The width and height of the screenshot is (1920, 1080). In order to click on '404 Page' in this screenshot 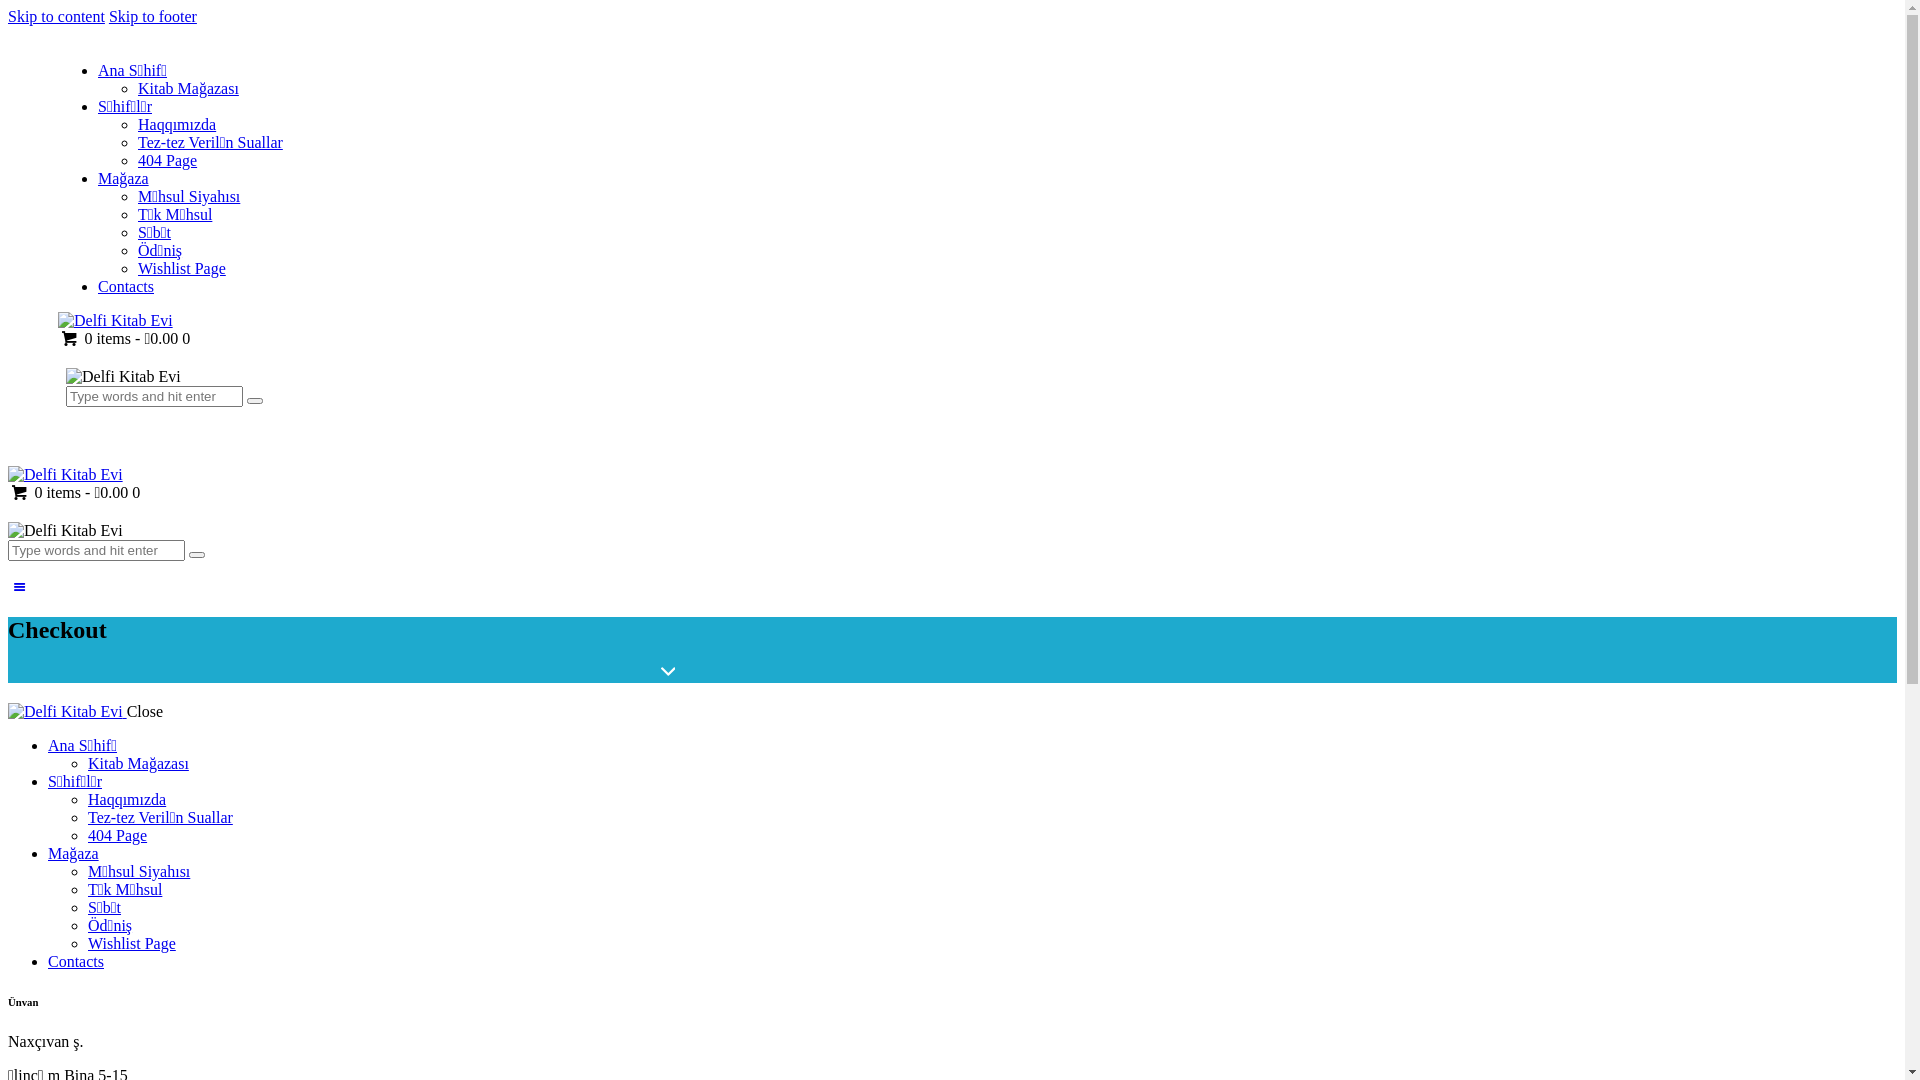, I will do `click(167, 159)`.